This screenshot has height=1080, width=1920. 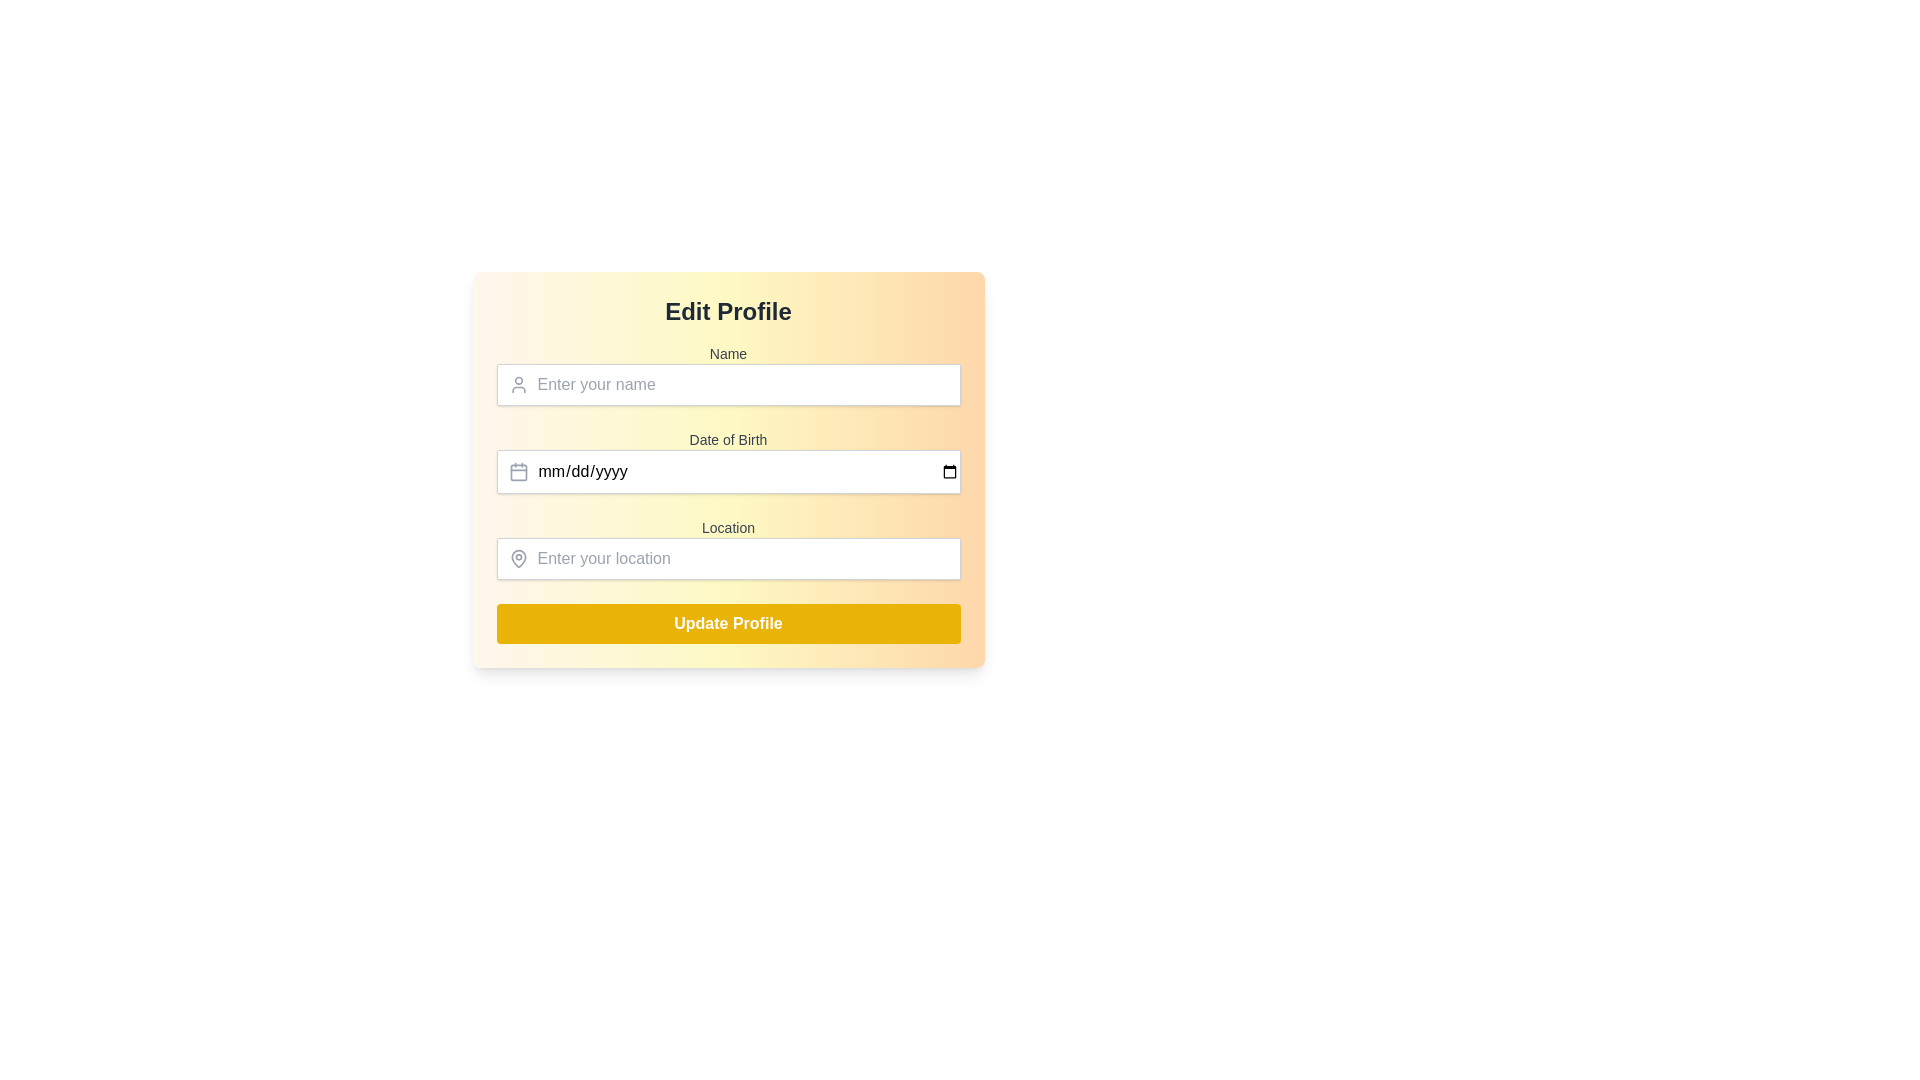 I want to click on the 'Location' label that provides a descriptor for the text input field below it, so click(x=727, y=527).